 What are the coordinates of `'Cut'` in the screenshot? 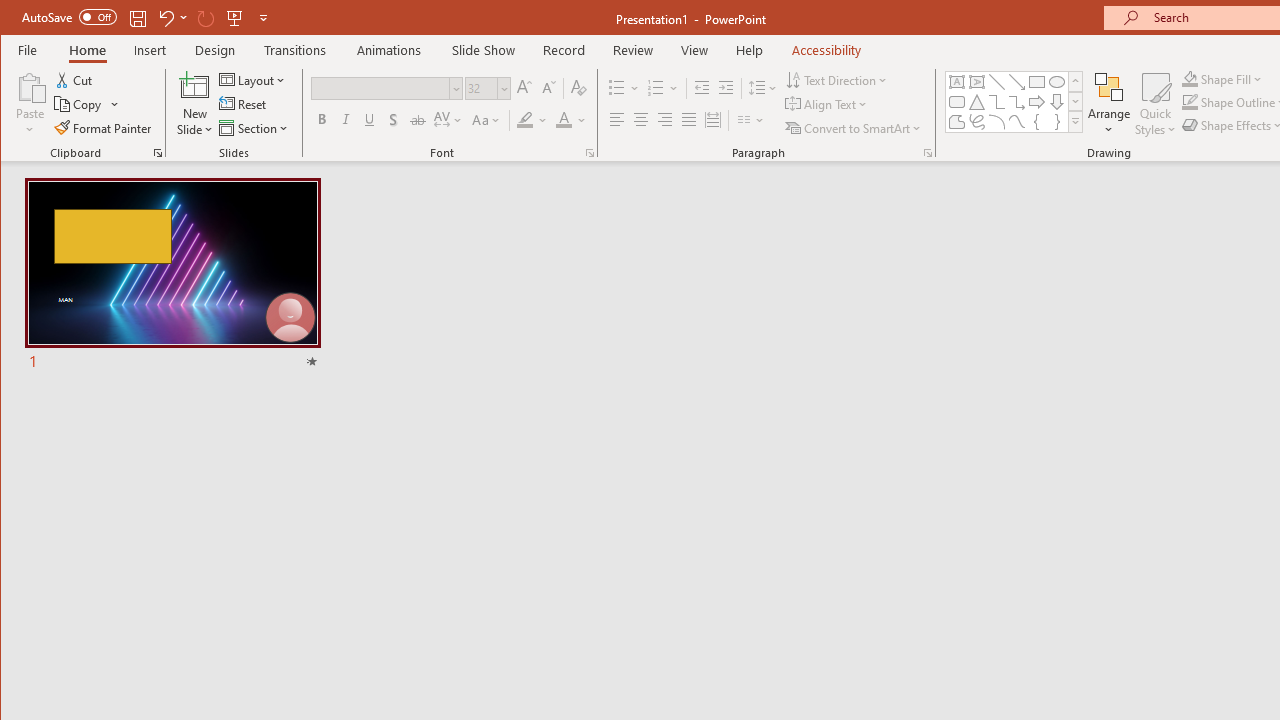 It's located at (74, 79).